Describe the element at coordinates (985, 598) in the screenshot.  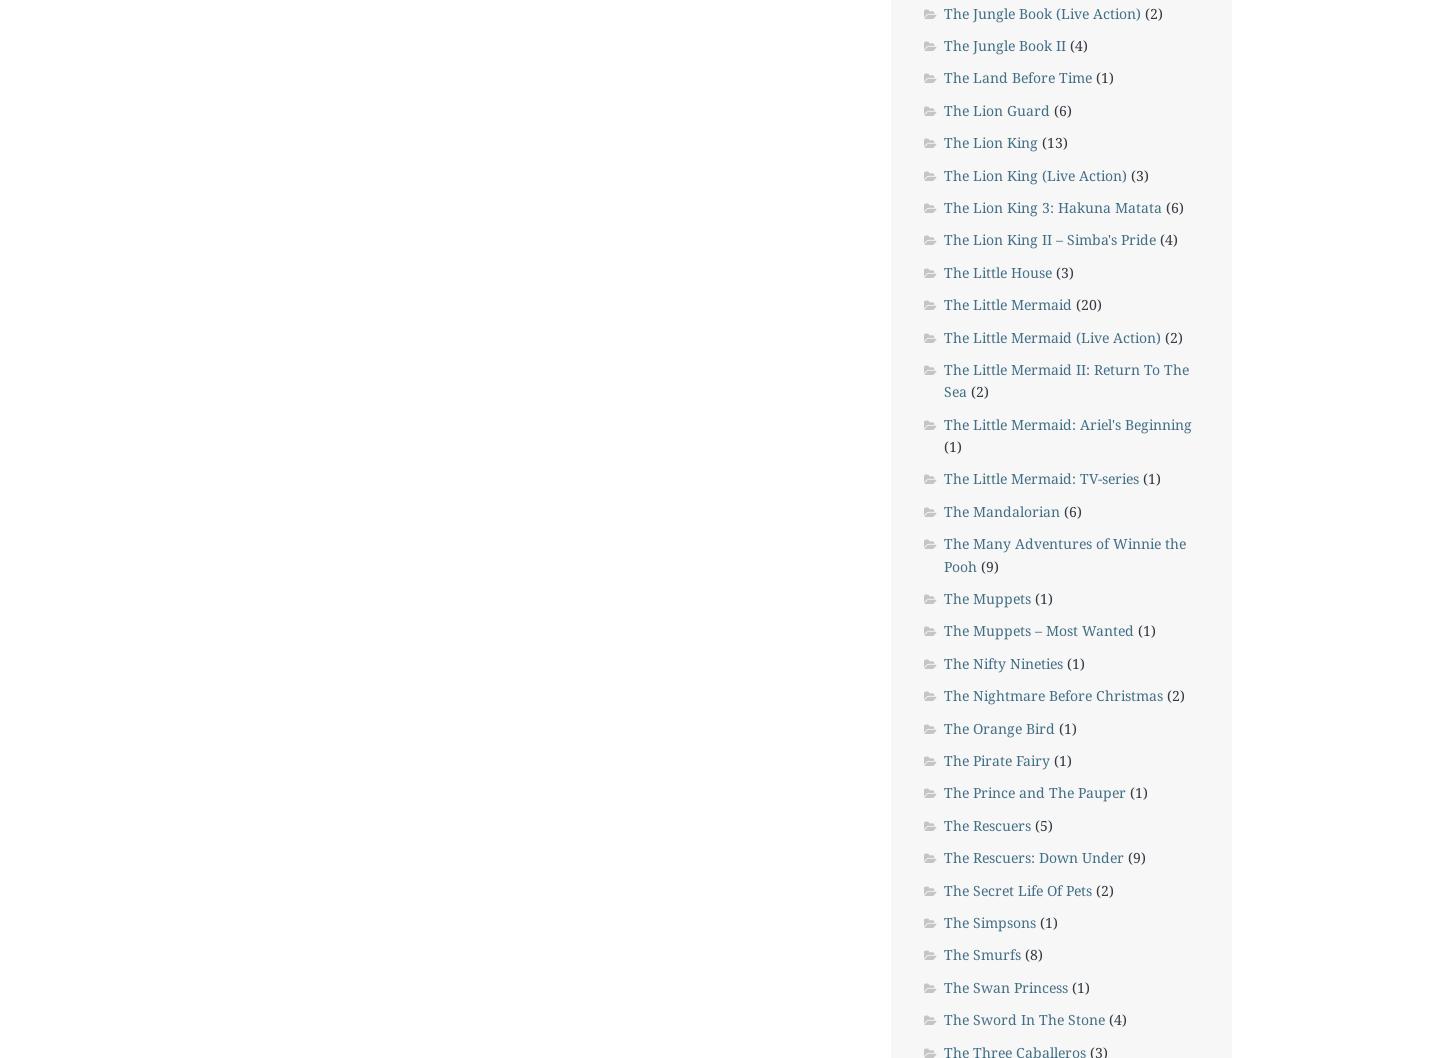
I see `'The Muppets'` at that location.